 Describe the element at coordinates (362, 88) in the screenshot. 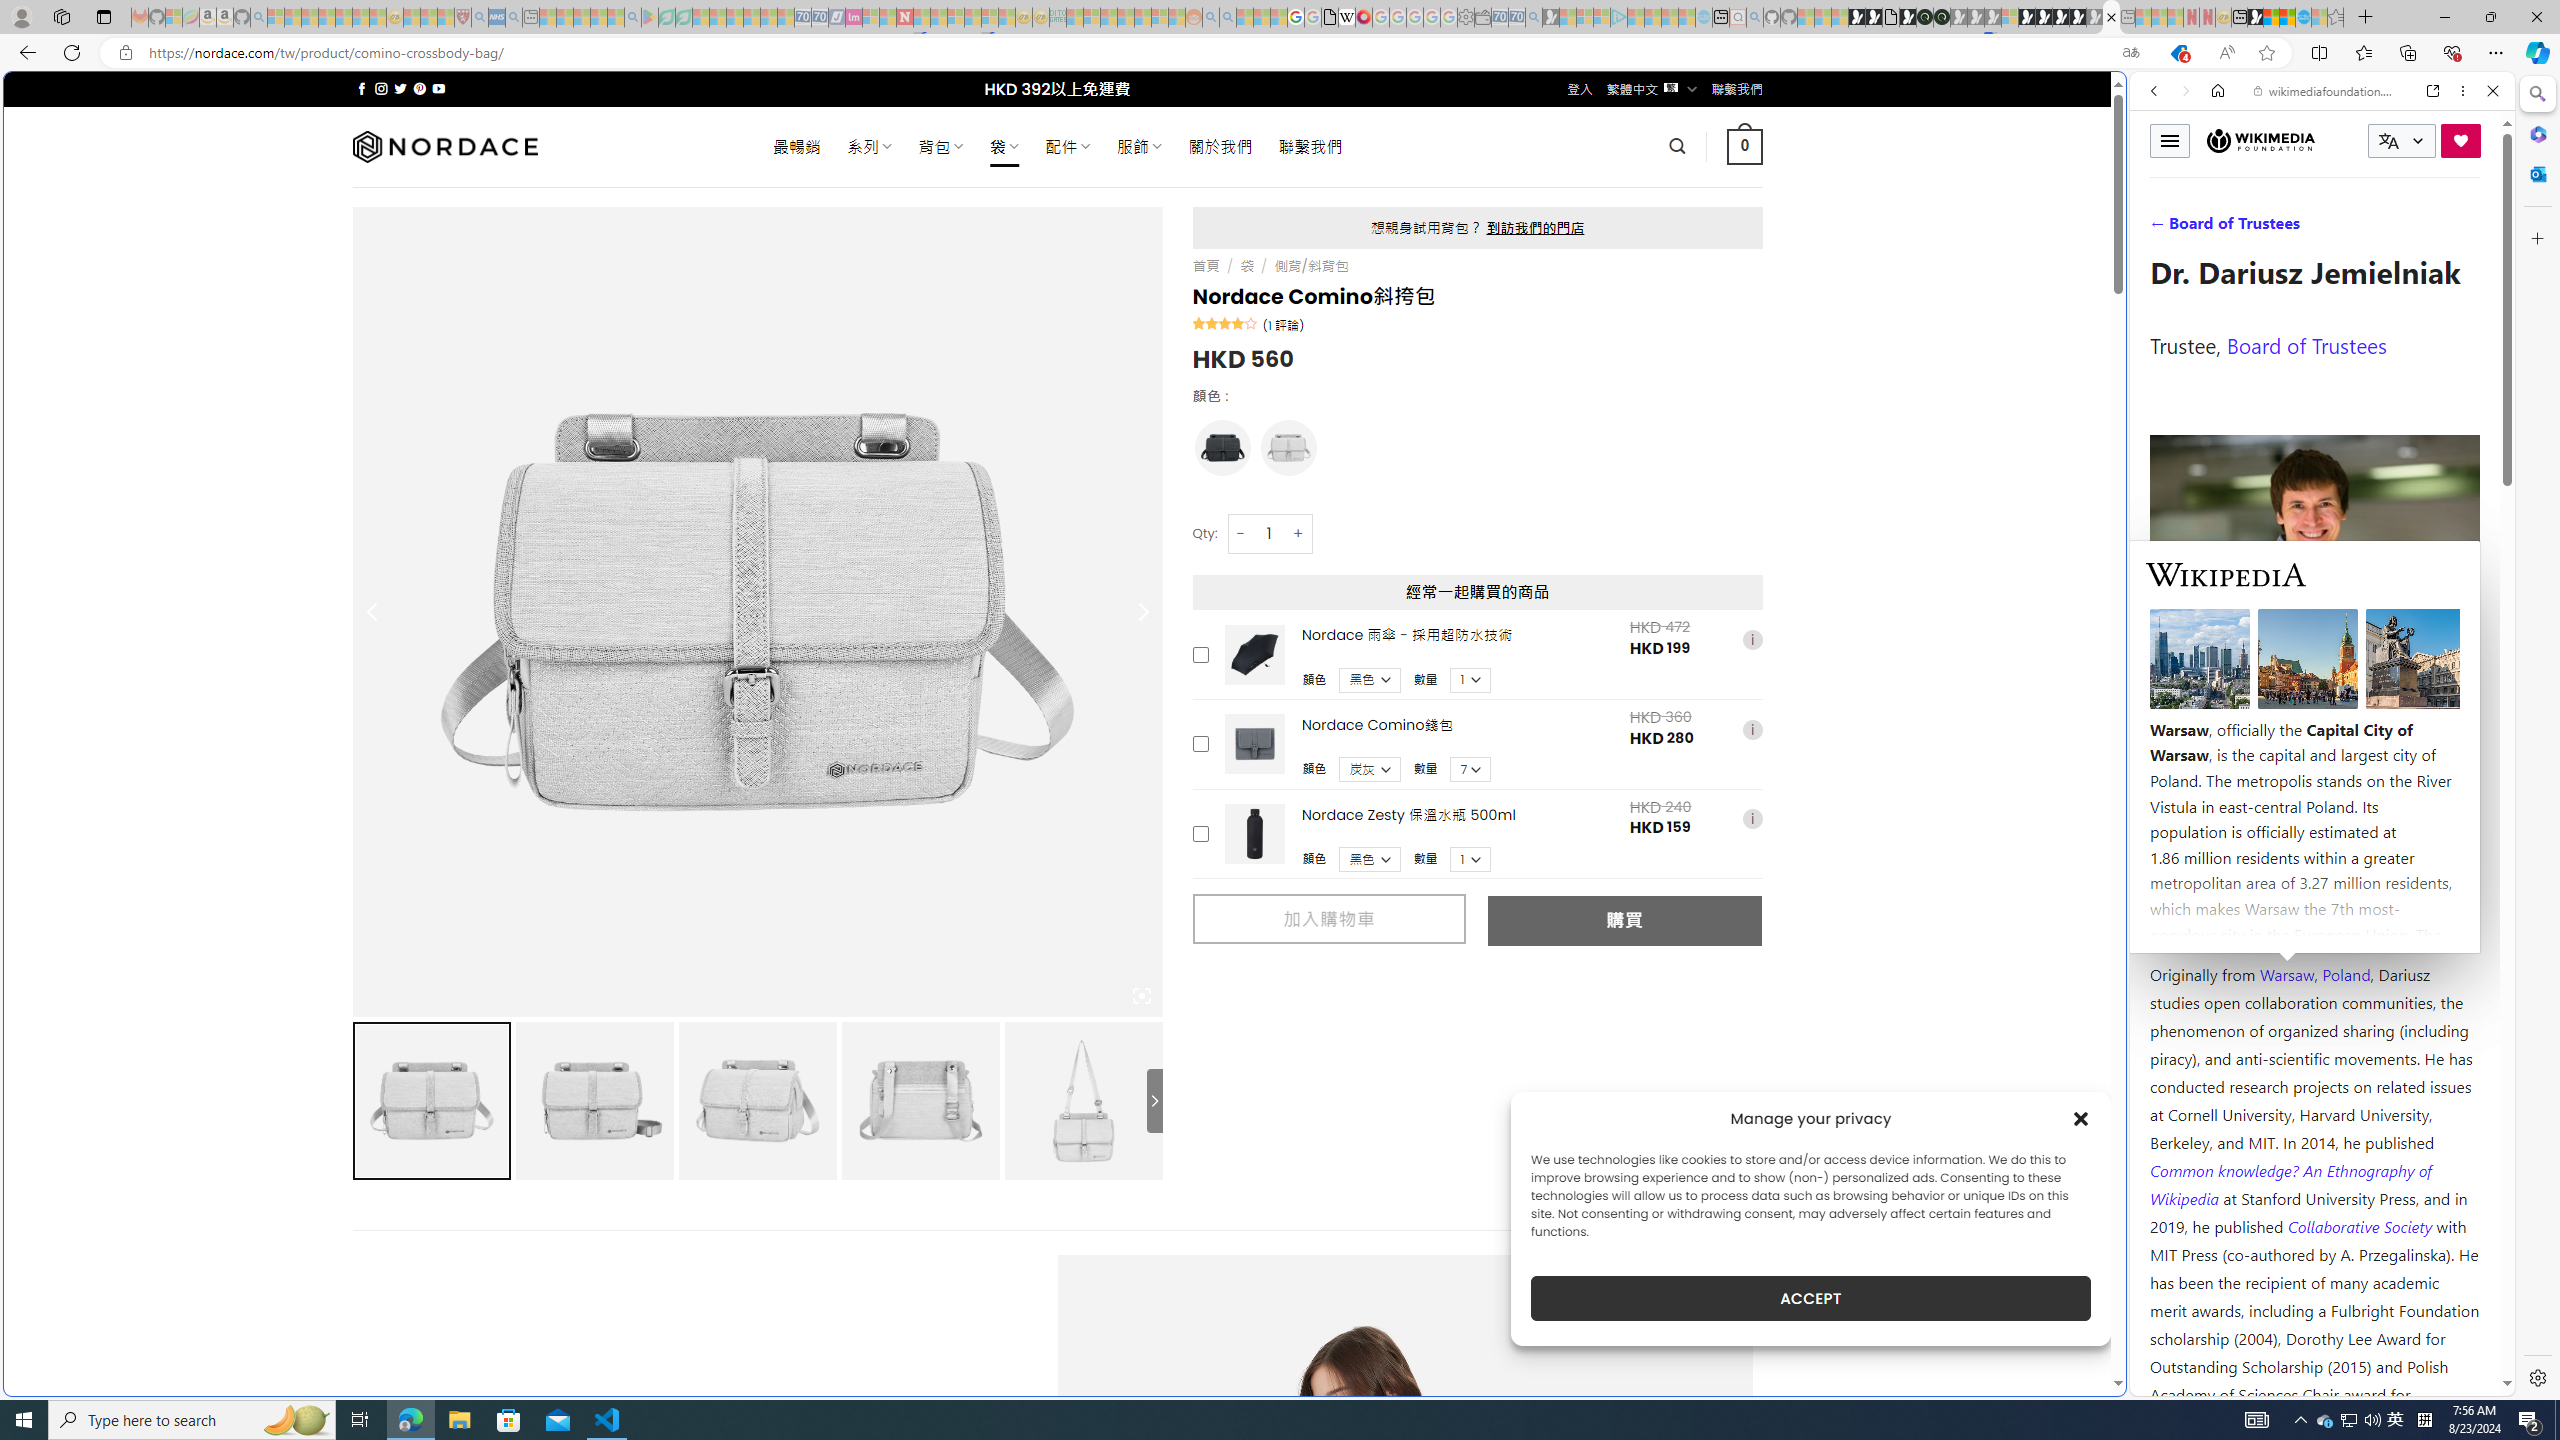

I see `'Follow on Facebook'` at that location.